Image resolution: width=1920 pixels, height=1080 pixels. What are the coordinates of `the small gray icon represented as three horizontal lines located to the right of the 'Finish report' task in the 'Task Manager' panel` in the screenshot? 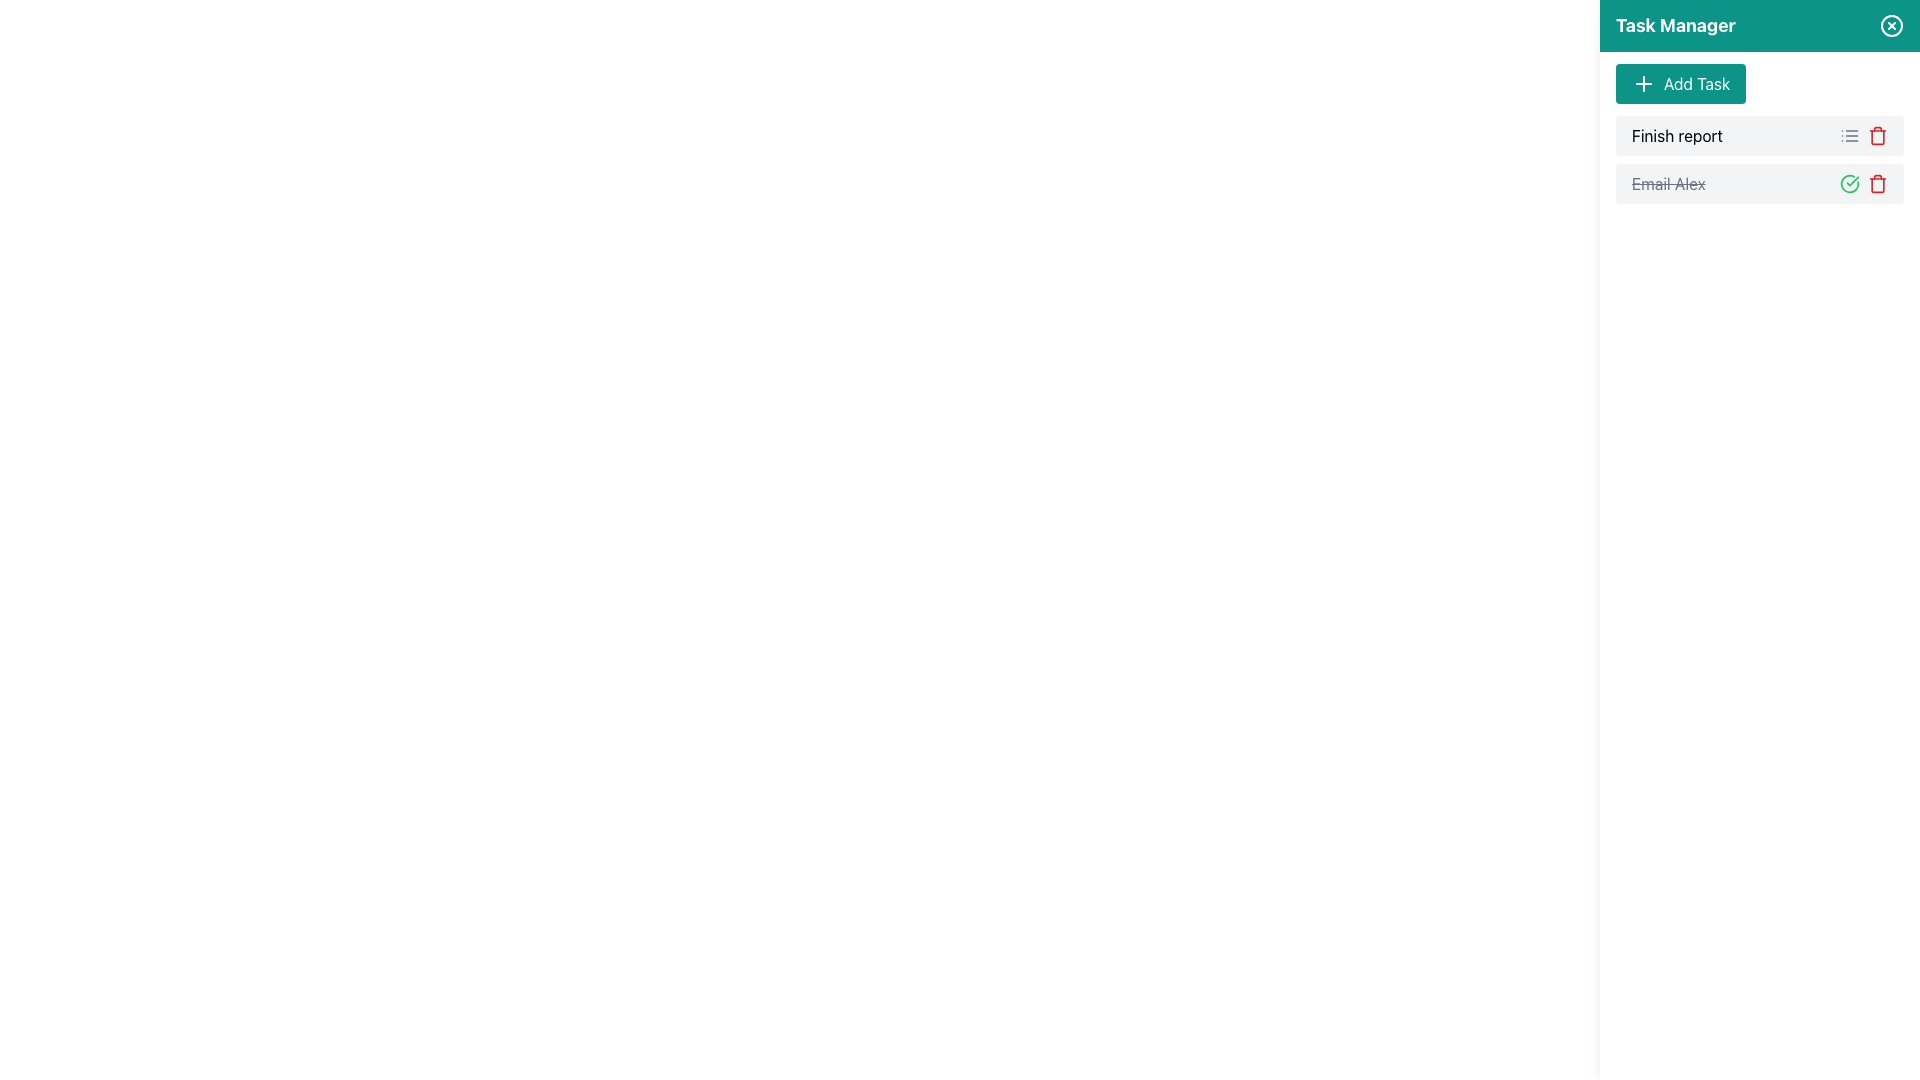 It's located at (1848, 135).